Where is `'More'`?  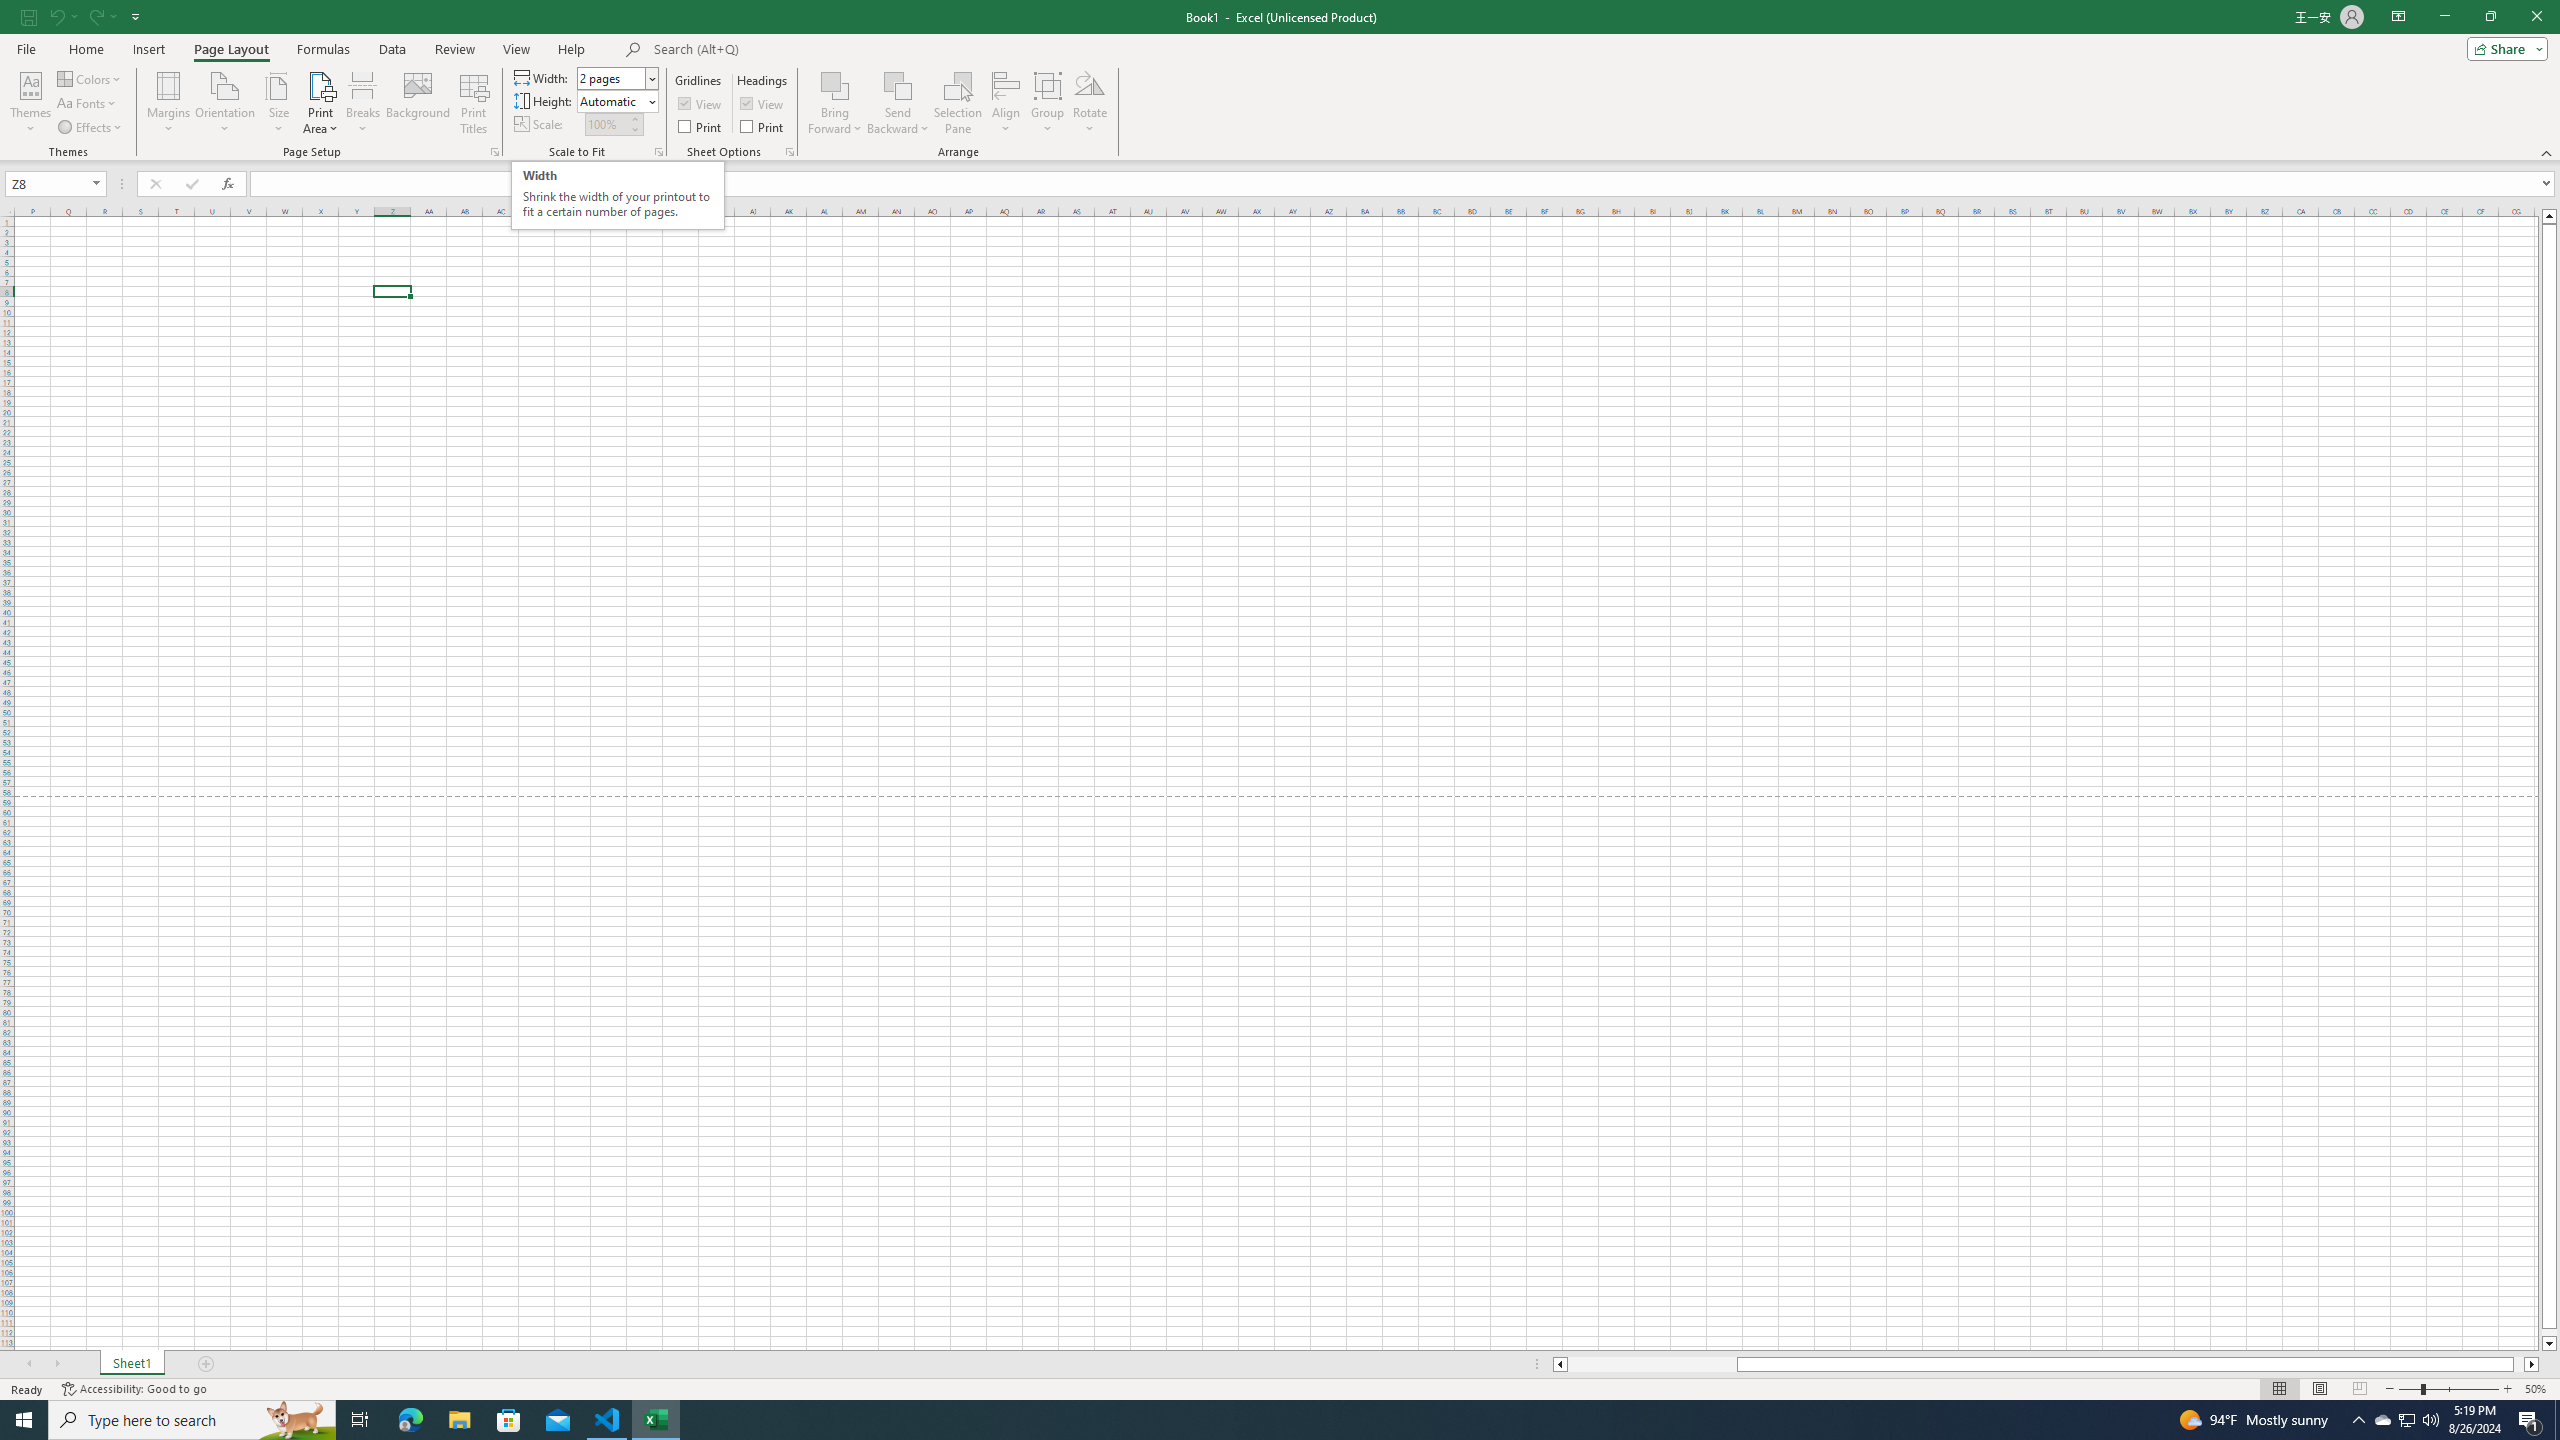
'More' is located at coordinates (633, 118).